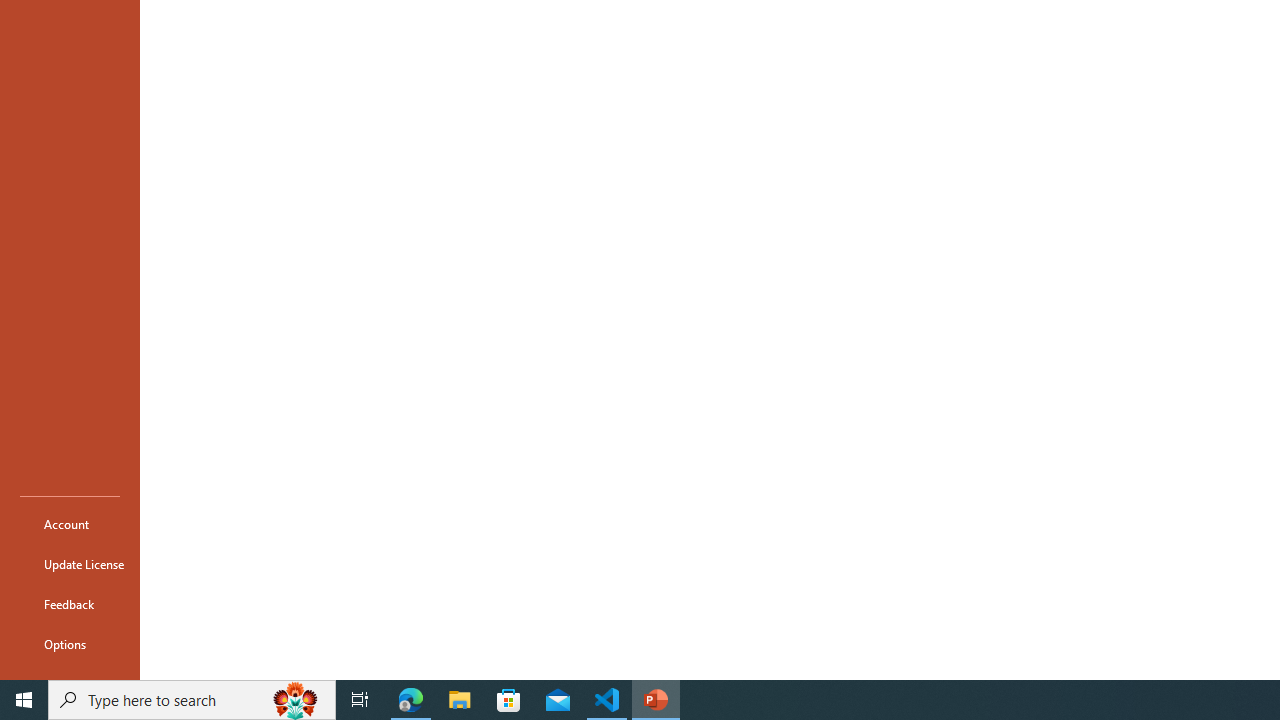 The width and height of the screenshot is (1280, 720). I want to click on 'Feedback', so click(69, 603).